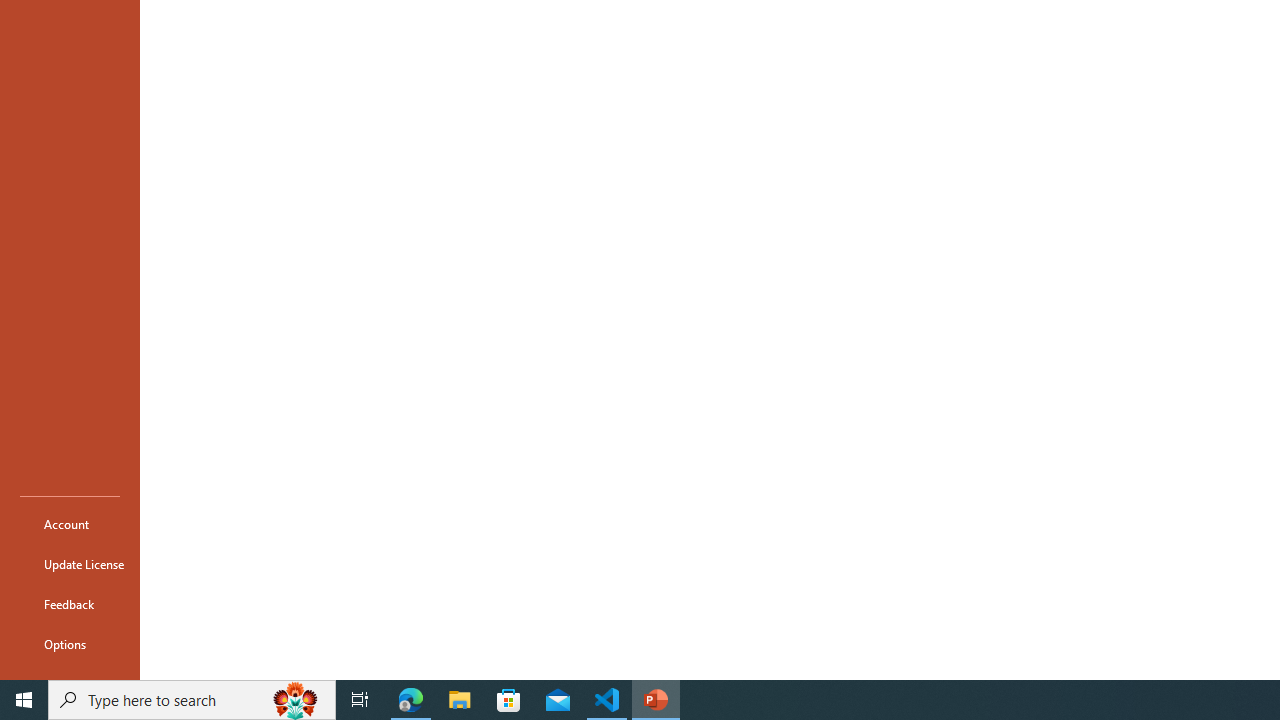 The width and height of the screenshot is (1280, 720). I want to click on 'Feedback', so click(69, 603).